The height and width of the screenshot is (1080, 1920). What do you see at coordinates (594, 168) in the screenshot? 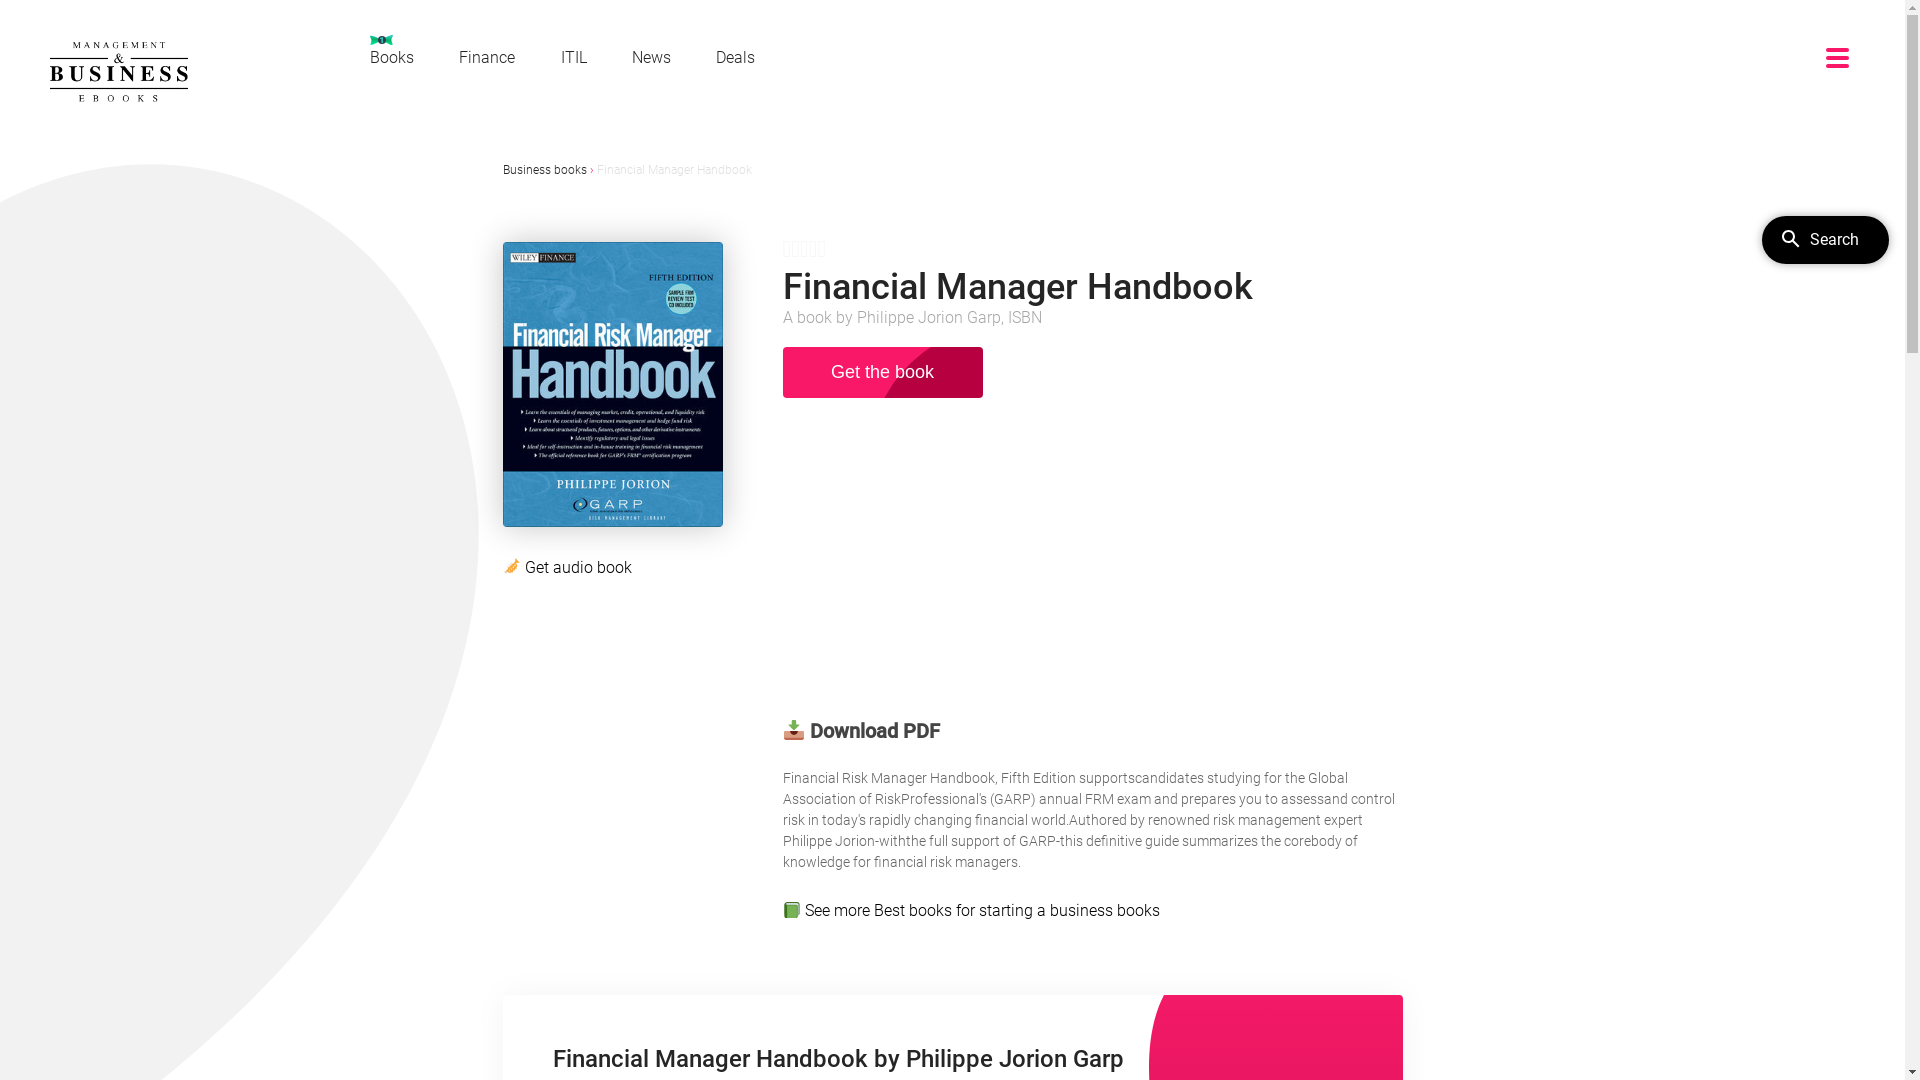
I see `'Financial Manager Handbook'` at bounding box center [594, 168].